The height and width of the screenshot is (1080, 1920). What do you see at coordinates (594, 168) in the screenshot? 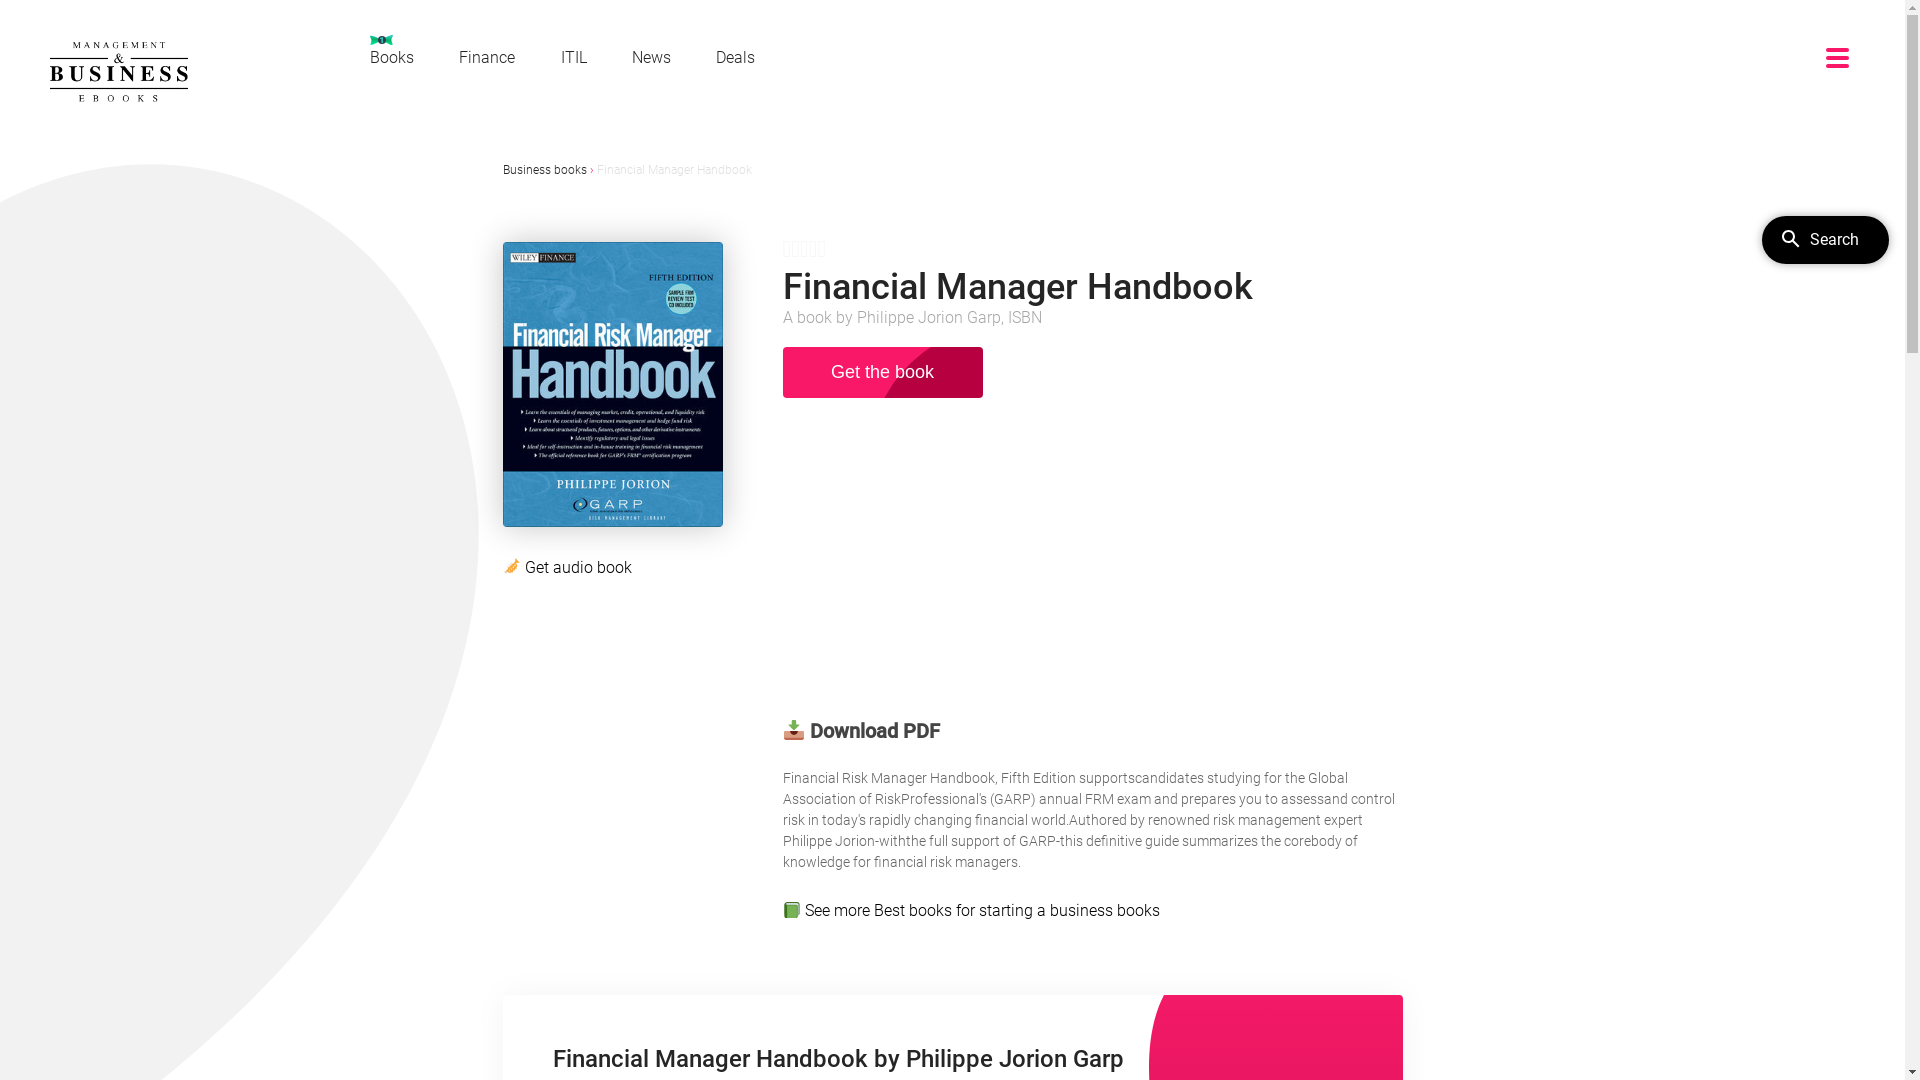
I see `'Financial Manager Handbook'` at bounding box center [594, 168].